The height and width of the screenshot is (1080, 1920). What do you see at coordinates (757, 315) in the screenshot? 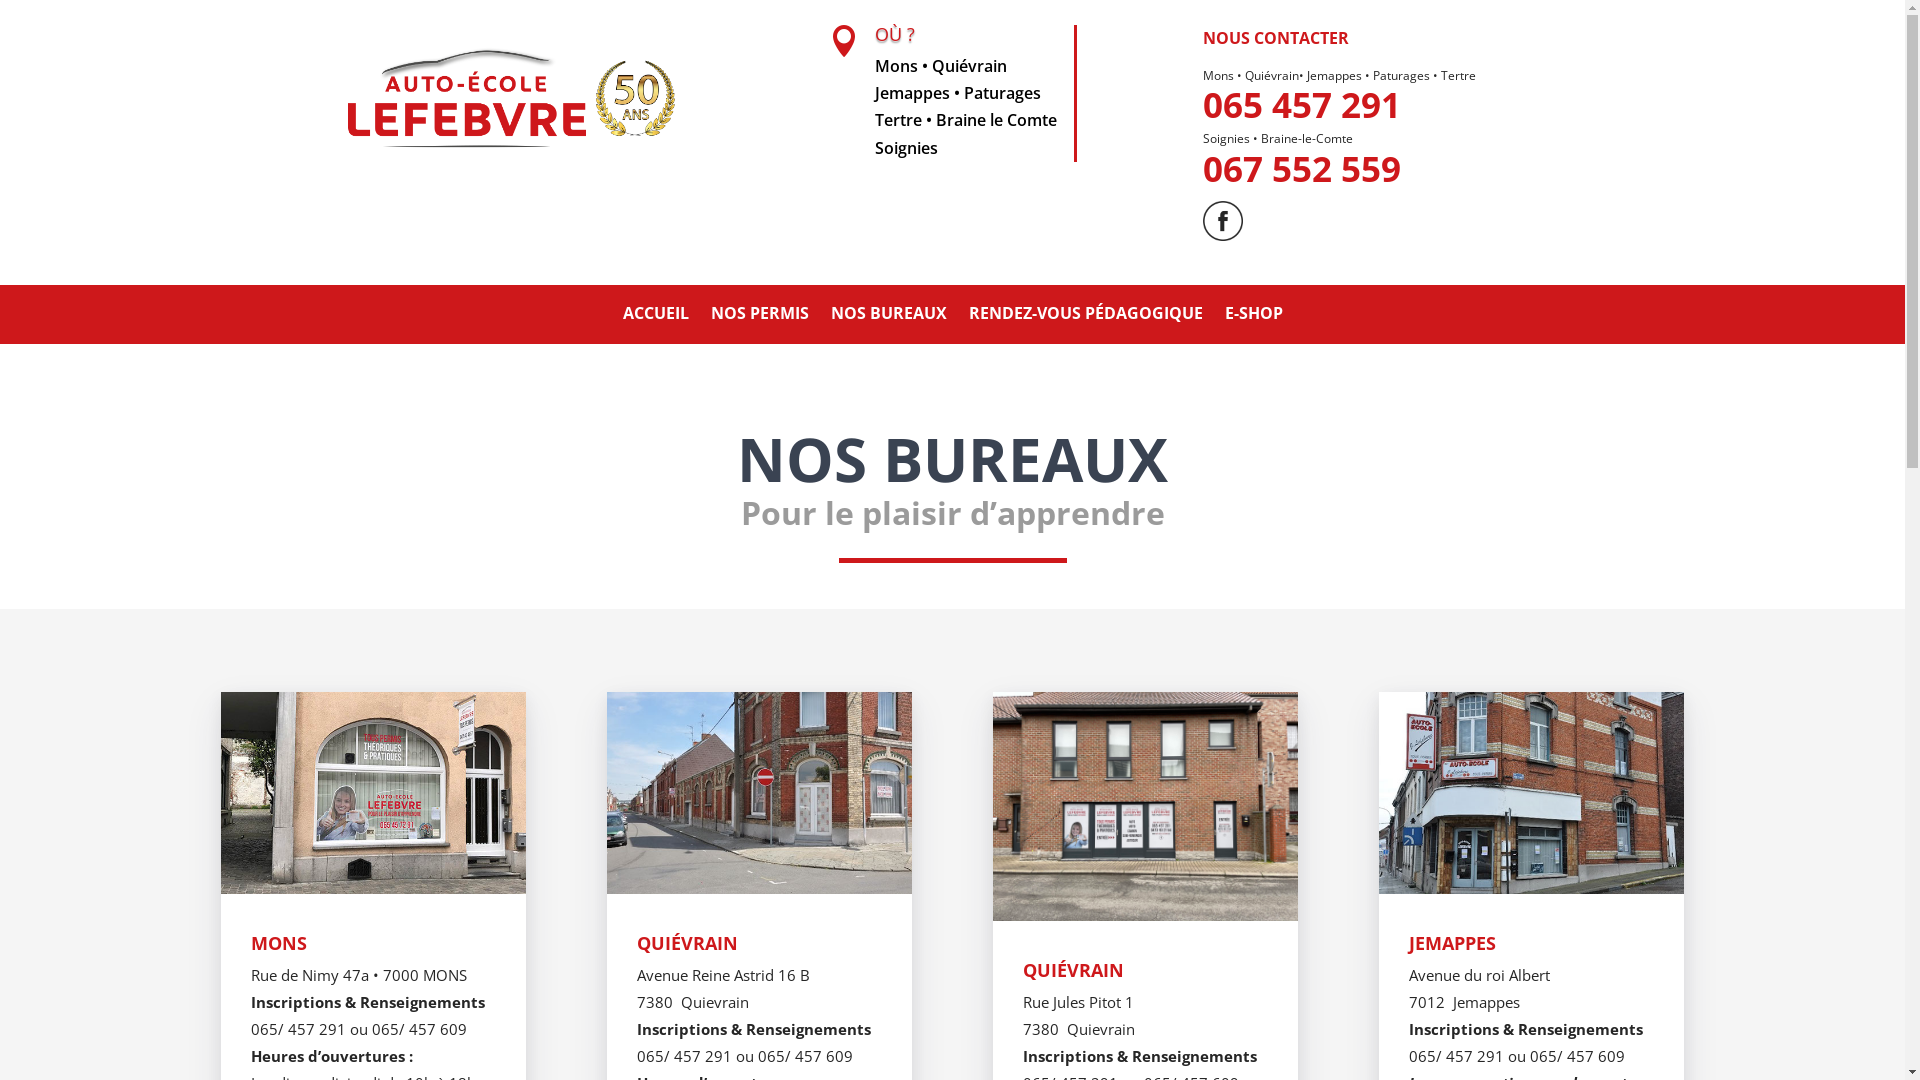
I see `'NOS PERMIS'` at bounding box center [757, 315].